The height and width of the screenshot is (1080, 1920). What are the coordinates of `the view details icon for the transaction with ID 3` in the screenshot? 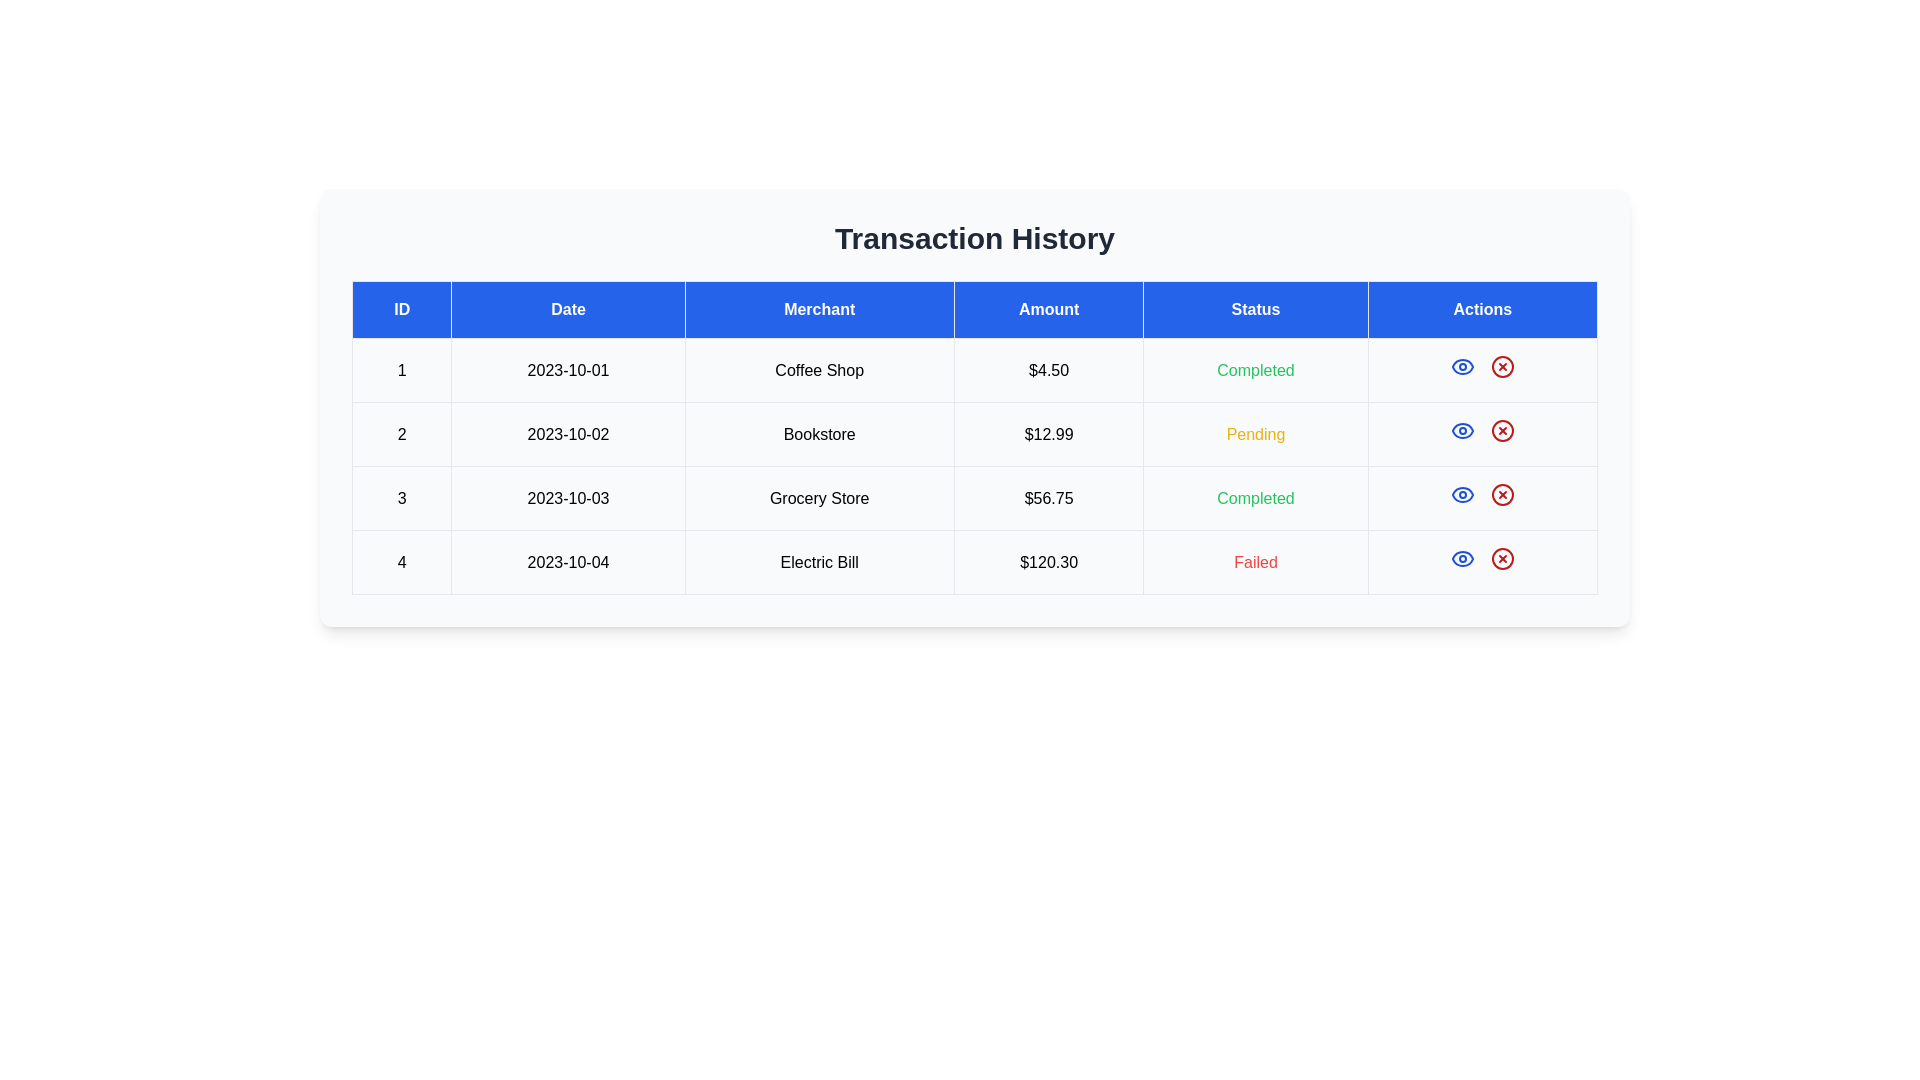 It's located at (1462, 494).